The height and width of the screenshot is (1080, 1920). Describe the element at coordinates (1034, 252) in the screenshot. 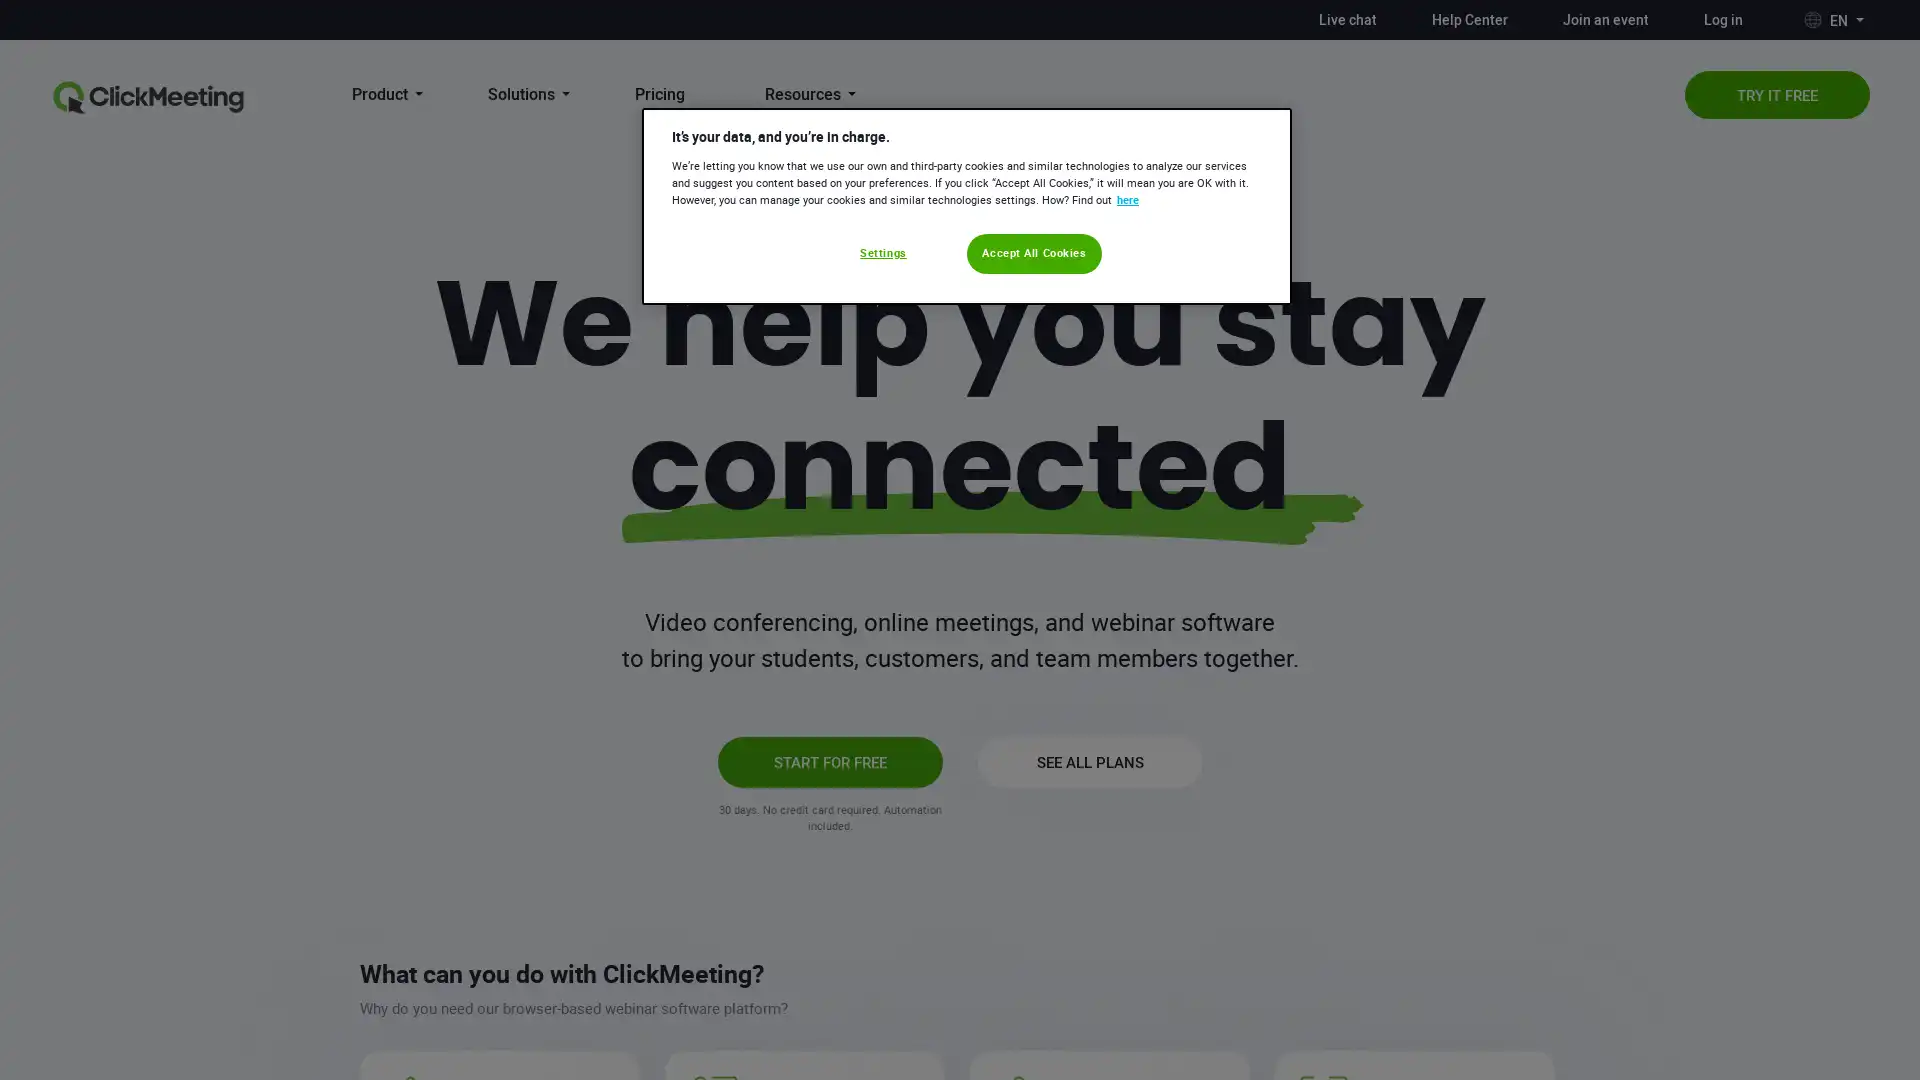

I see `Accept All Cookies` at that location.